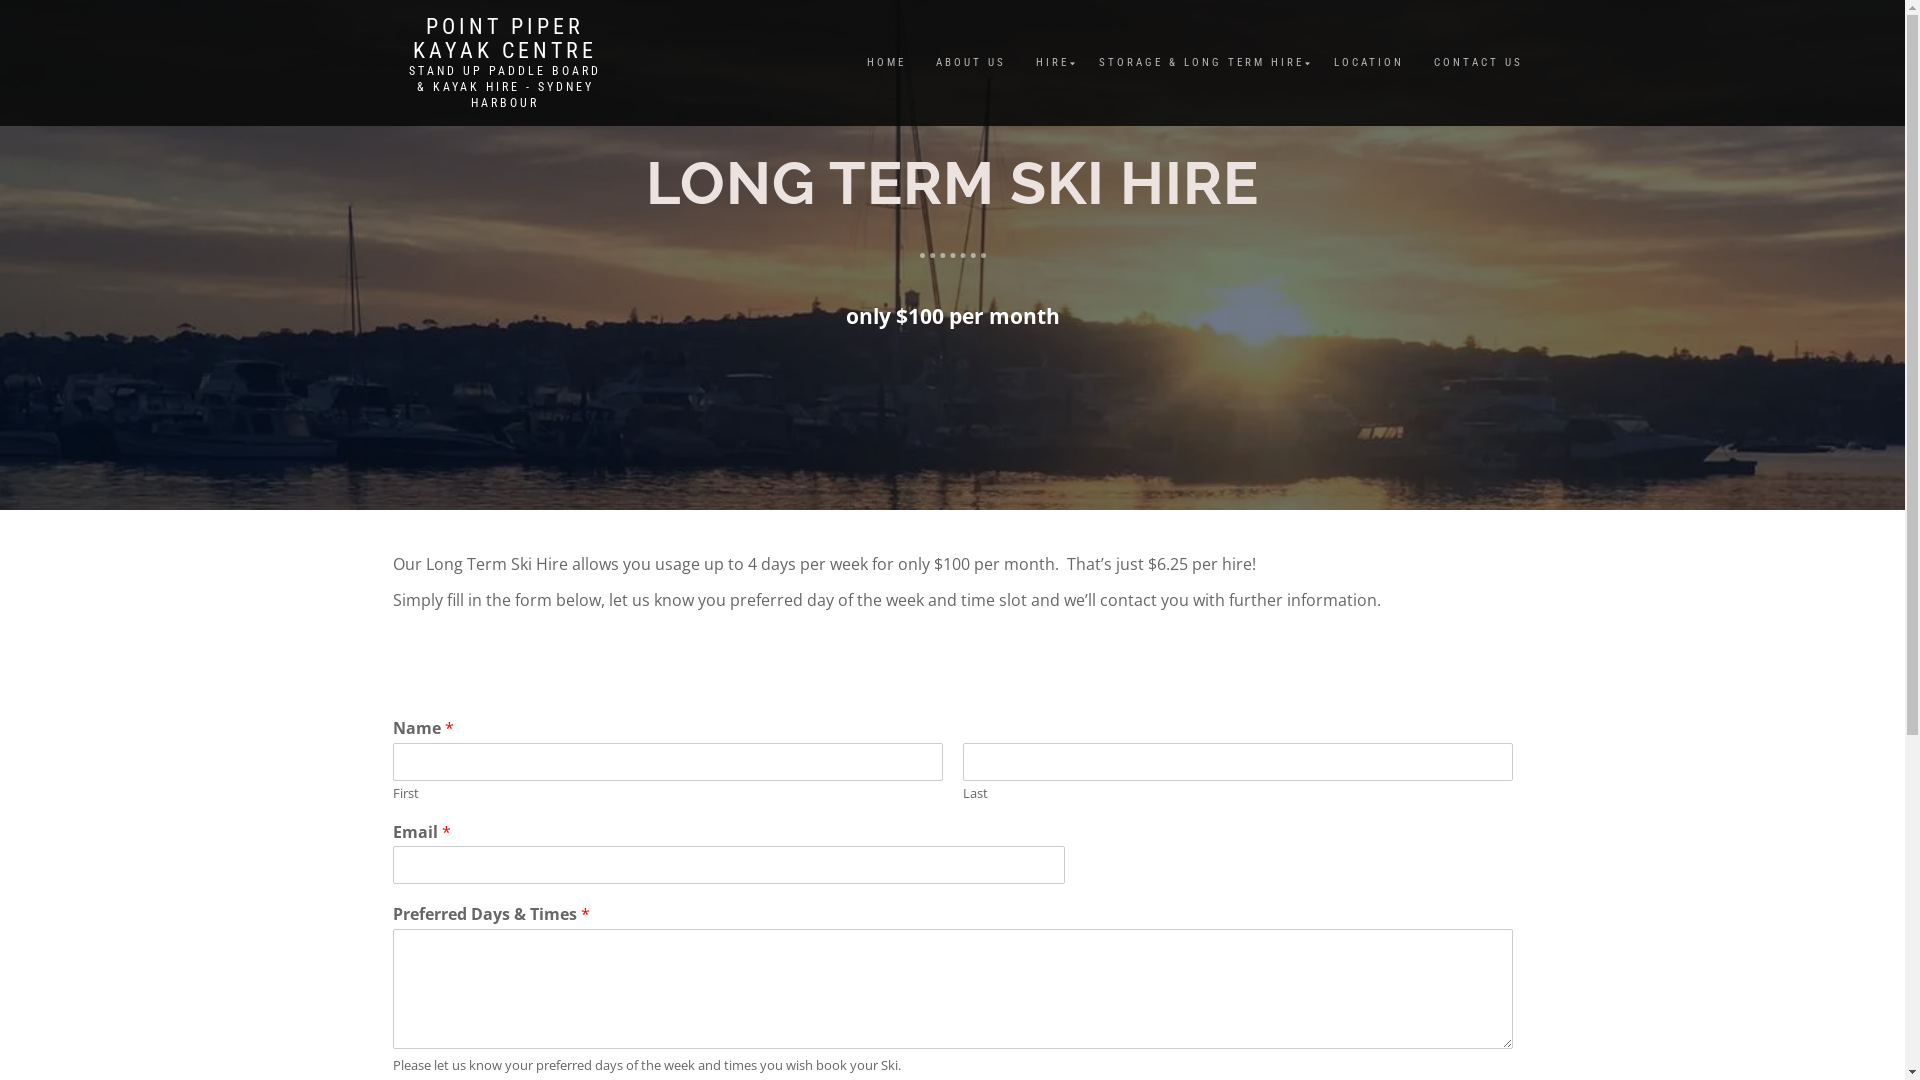 Image resolution: width=1920 pixels, height=1080 pixels. I want to click on 'STORAGE & LONG TERM HIRE', so click(1200, 61).